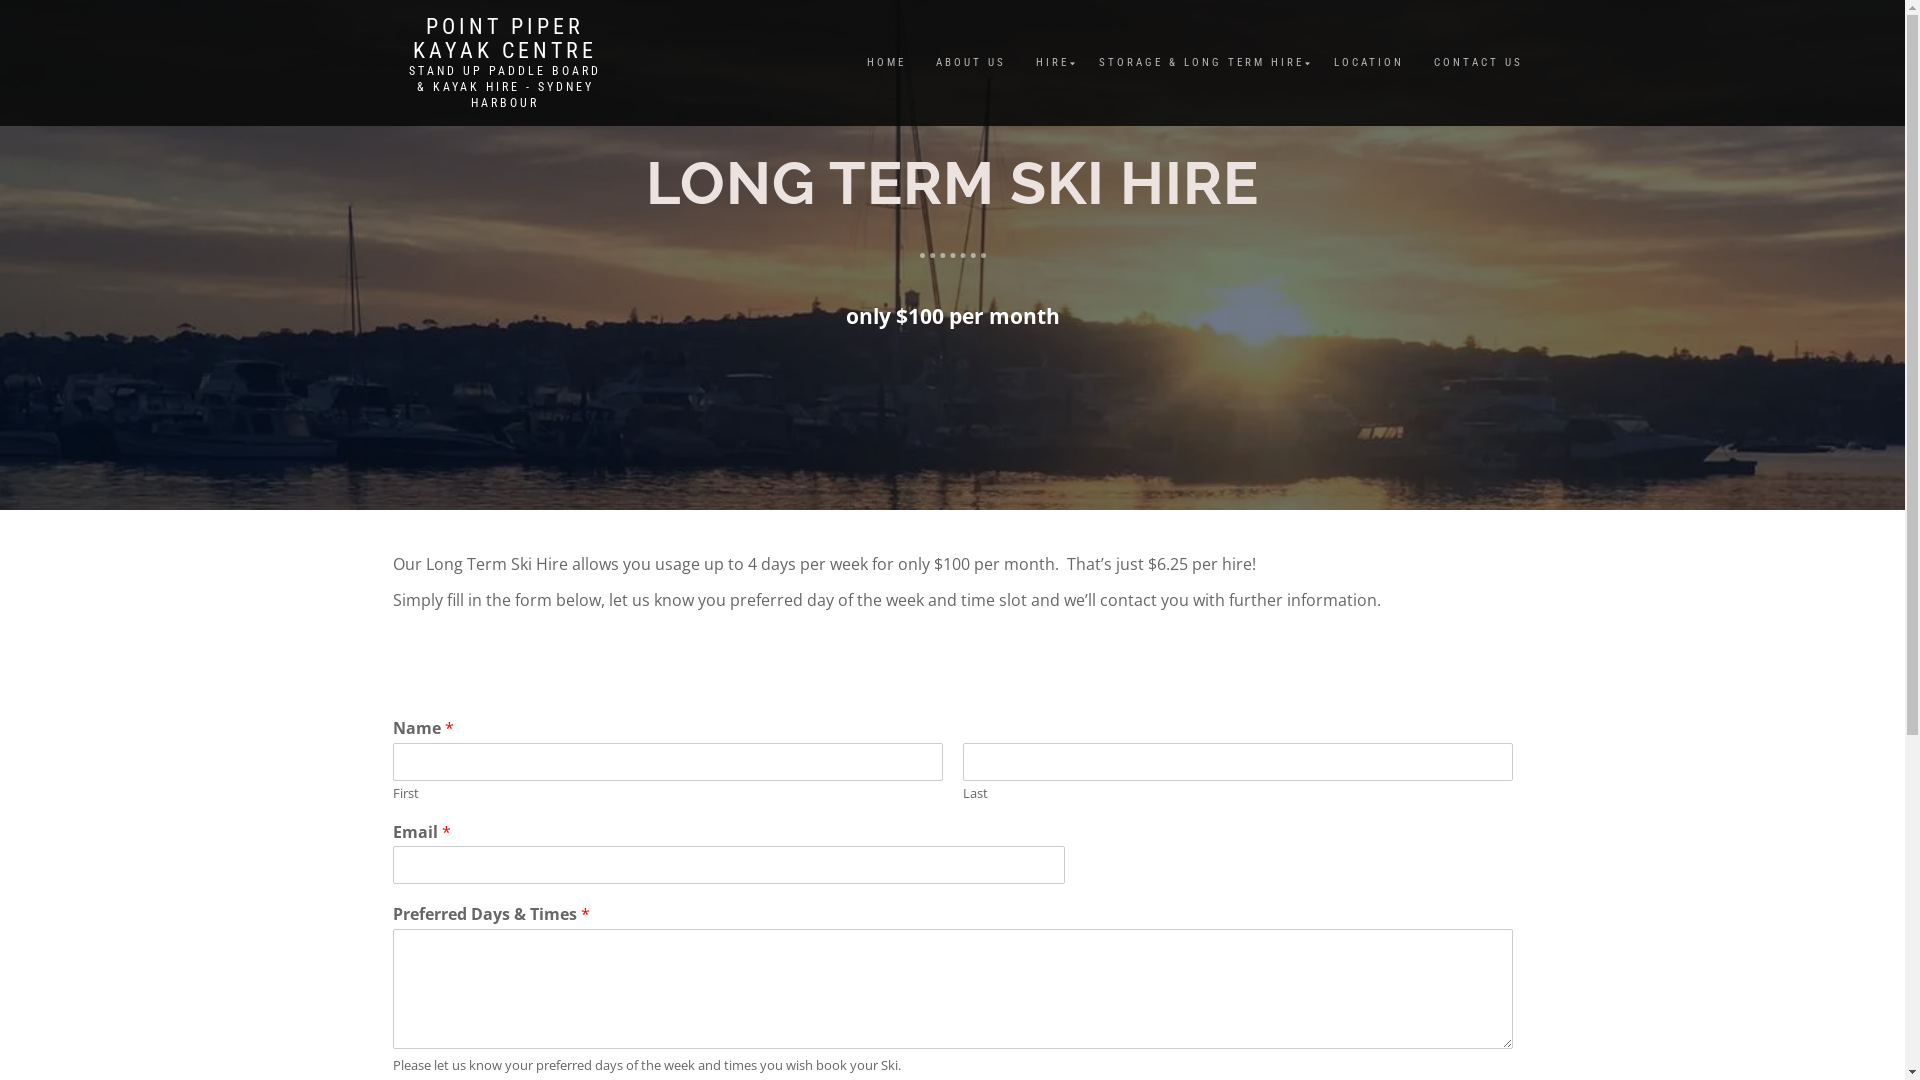 Image resolution: width=1920 pixels, height=1080 pixels. I want to click on 'STORAGE & LONG TERM HIRE', so click(1200, 61).